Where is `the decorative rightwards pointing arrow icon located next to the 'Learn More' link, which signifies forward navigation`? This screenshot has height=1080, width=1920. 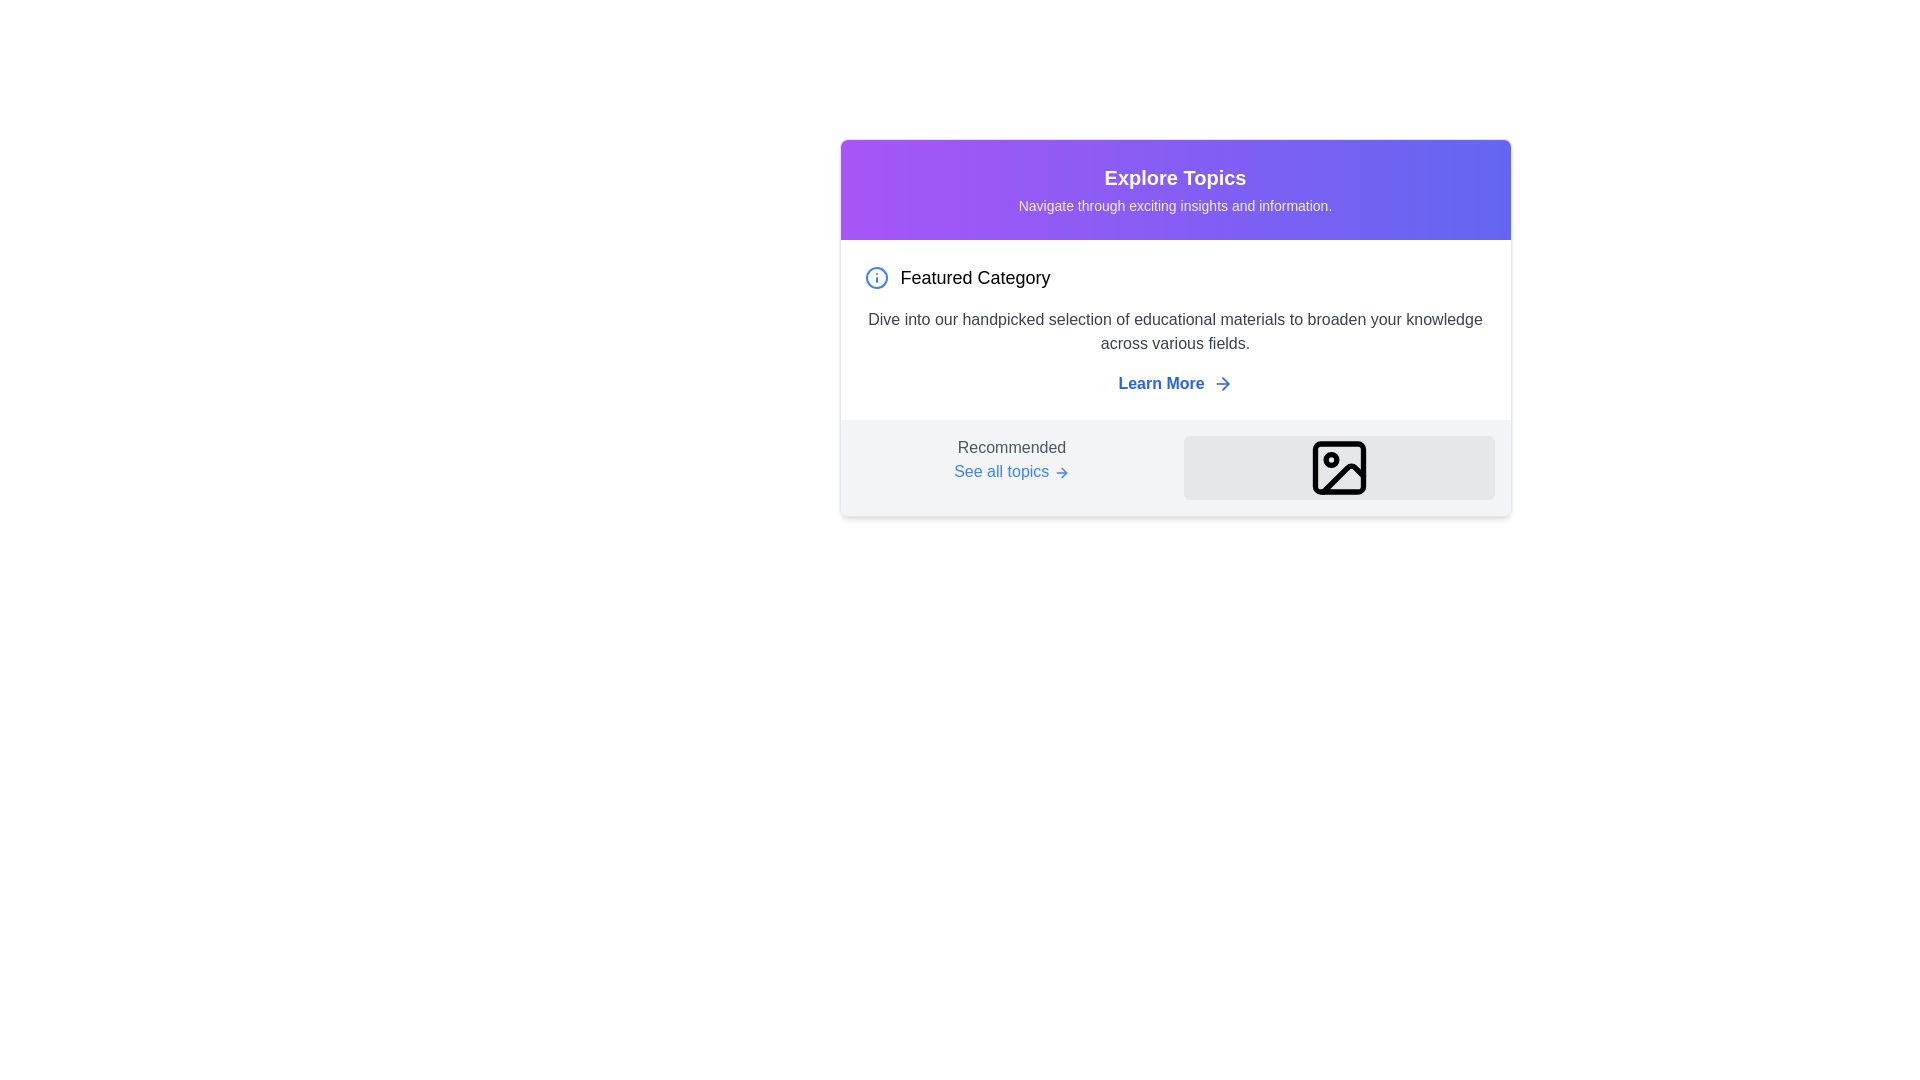 the decorative rightwards pointing arrow icon located next to the 'Learn More' link, which signifies forward navigation is located at coordinates (1224, 384).